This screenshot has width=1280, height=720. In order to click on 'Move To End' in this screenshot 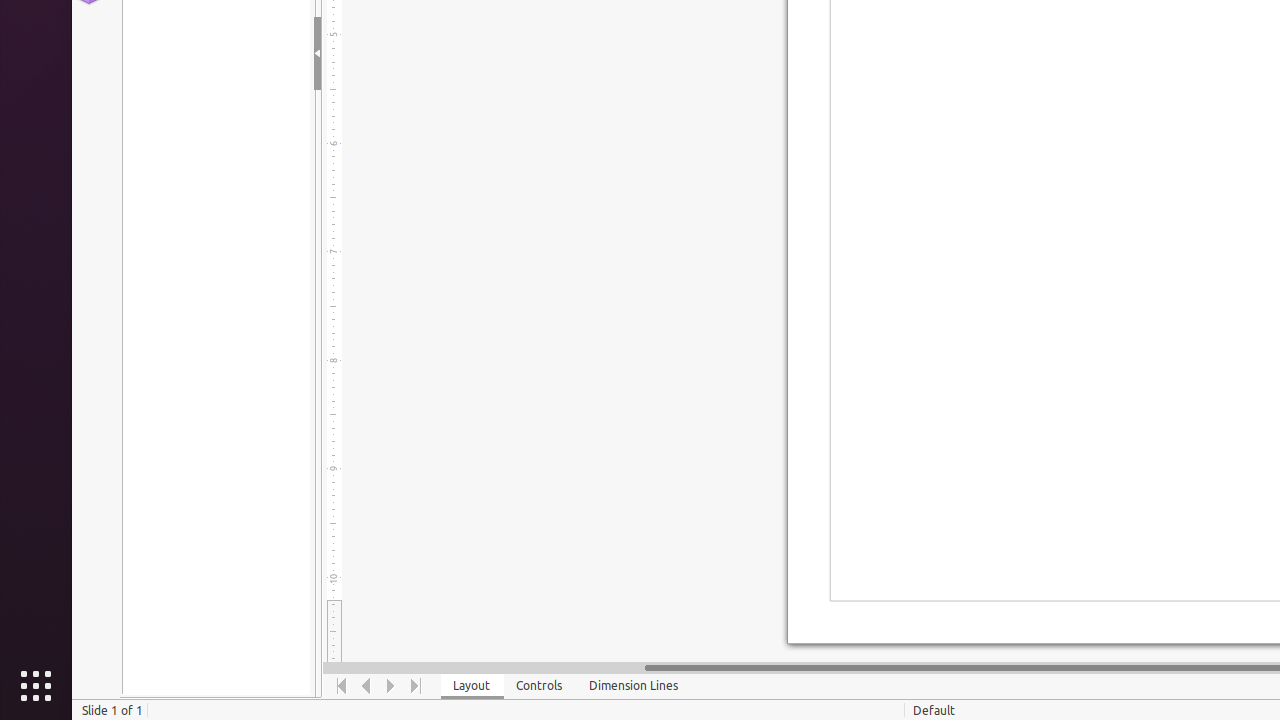, I will do `click(415, 685)`.